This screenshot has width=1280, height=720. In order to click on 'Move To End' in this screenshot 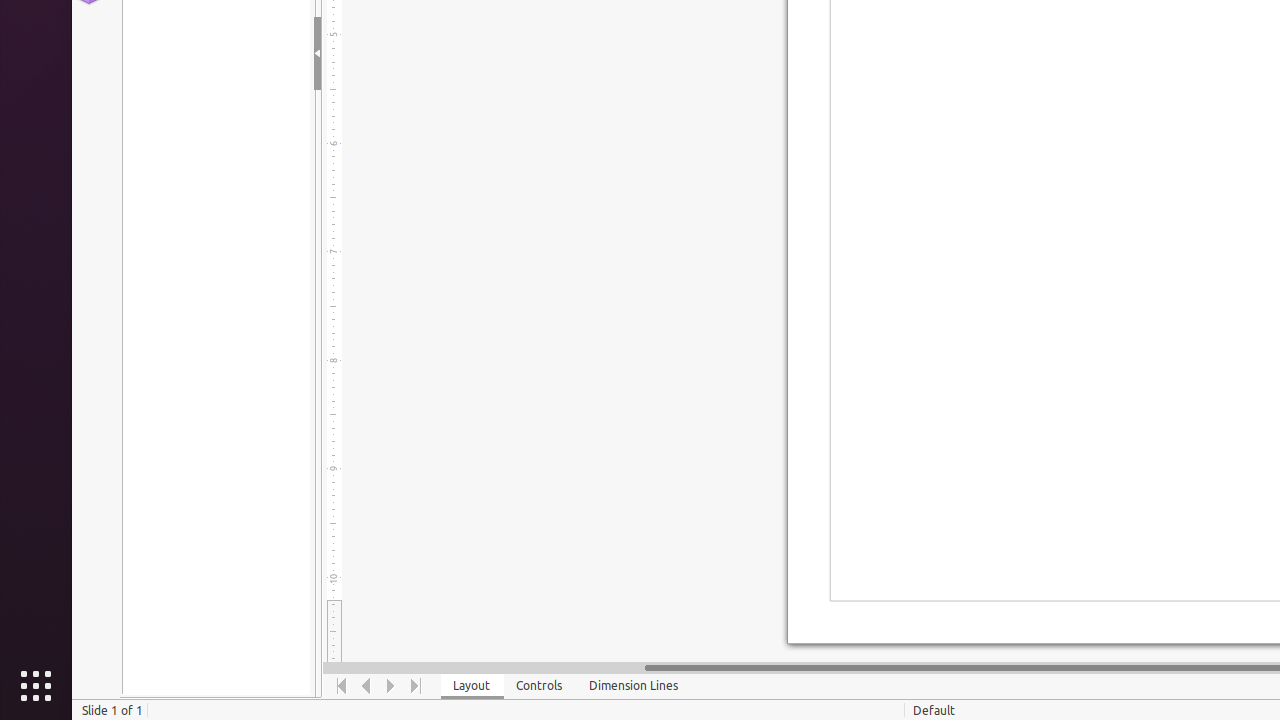, I will do `click(415, 685)`.